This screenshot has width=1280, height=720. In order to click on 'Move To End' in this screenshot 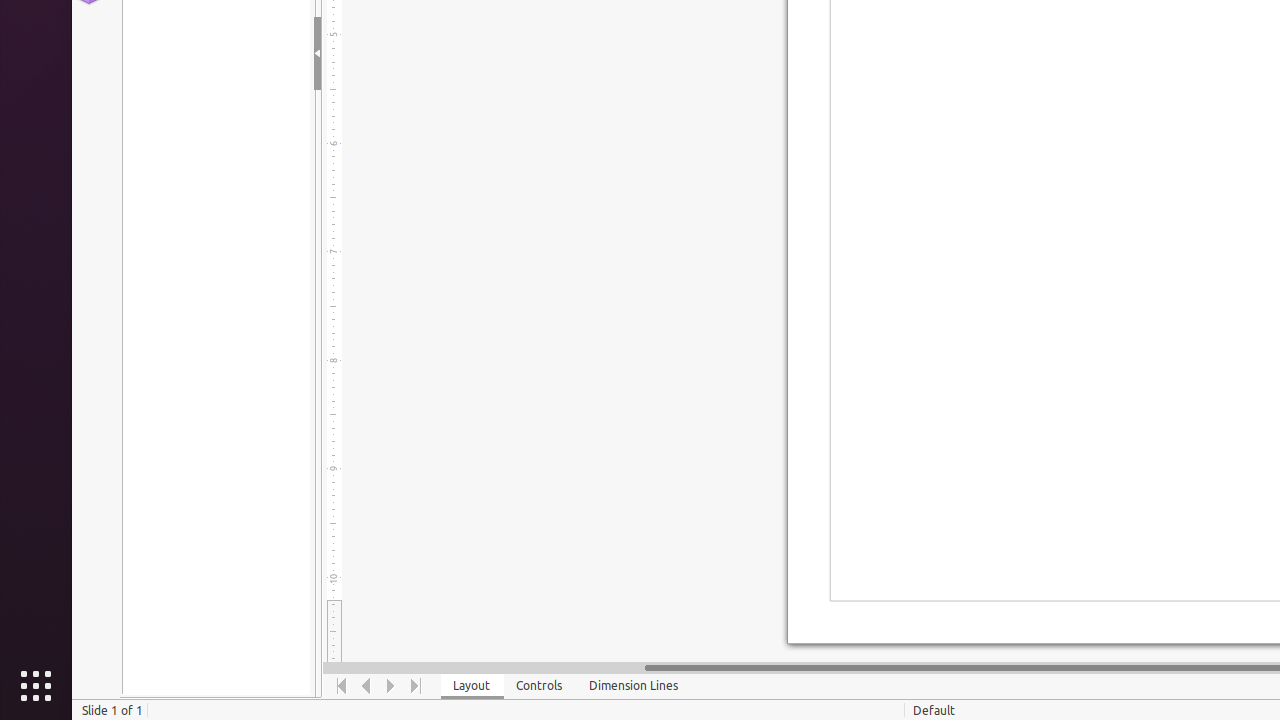, I will do `click(415, 685)`.